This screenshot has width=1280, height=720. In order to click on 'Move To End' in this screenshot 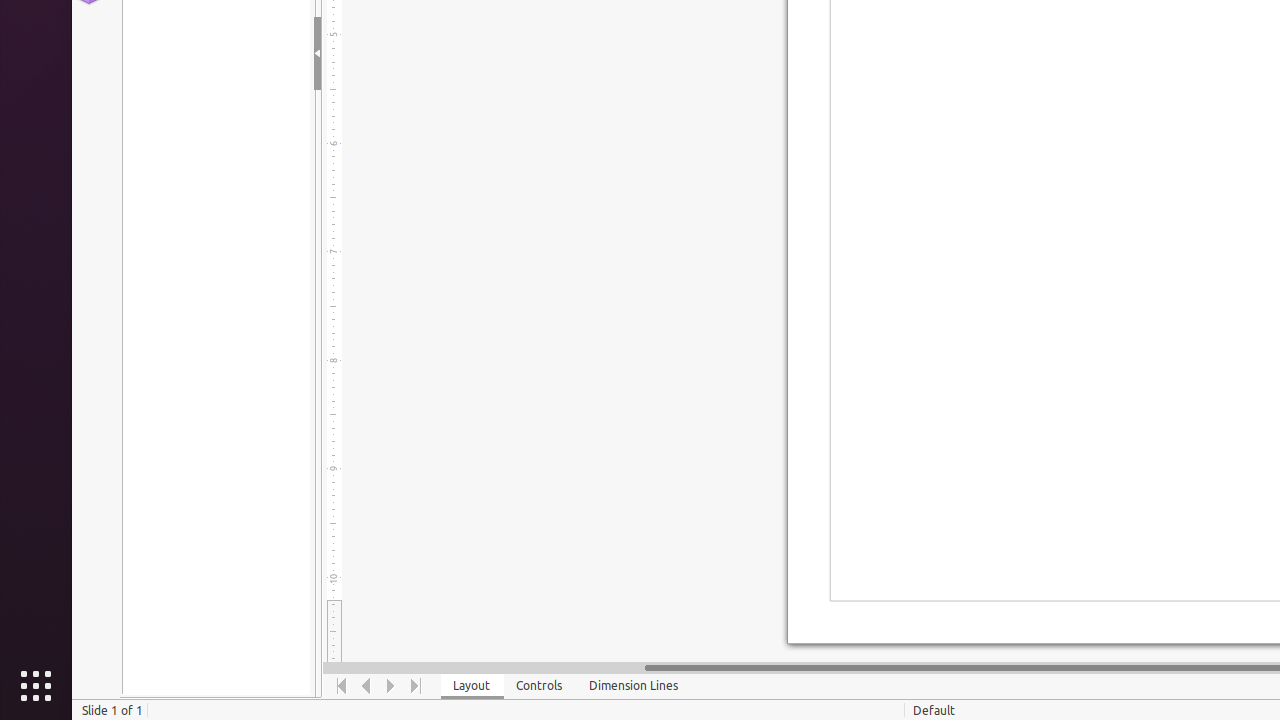, I will do `click(415, 685)`.